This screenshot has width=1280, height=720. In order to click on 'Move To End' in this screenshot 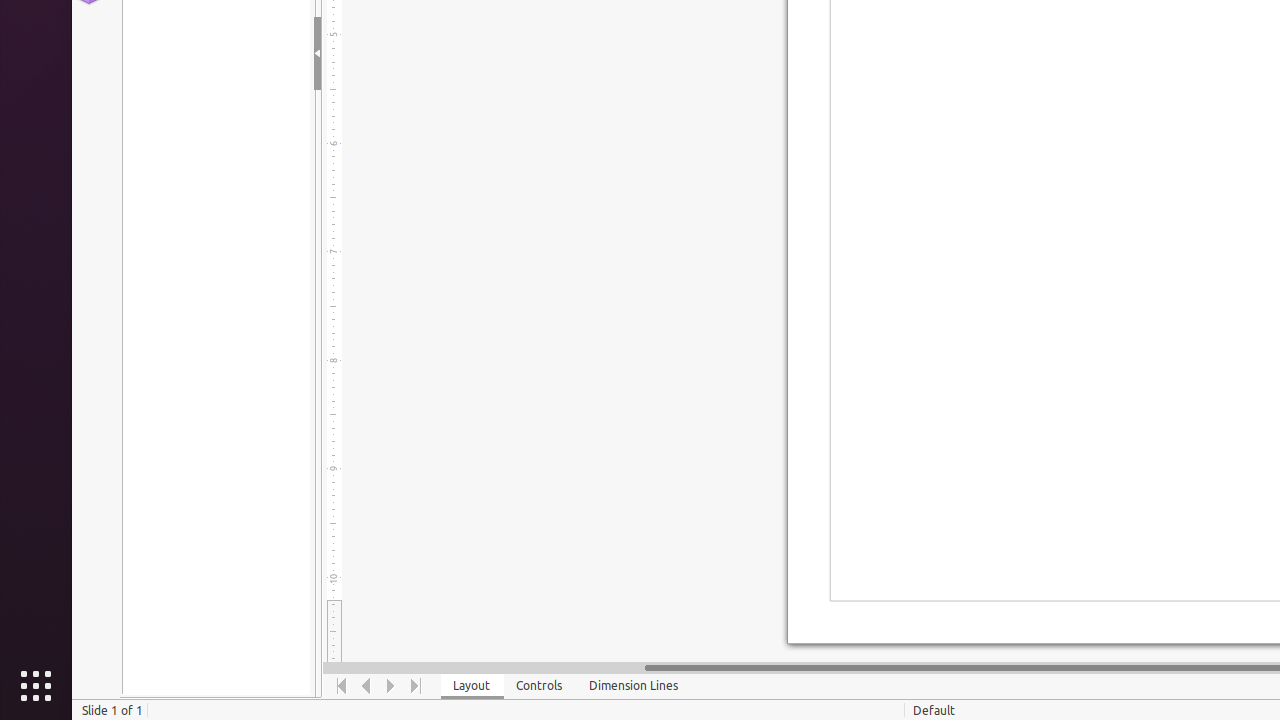, I will do `click(415, 685)`.